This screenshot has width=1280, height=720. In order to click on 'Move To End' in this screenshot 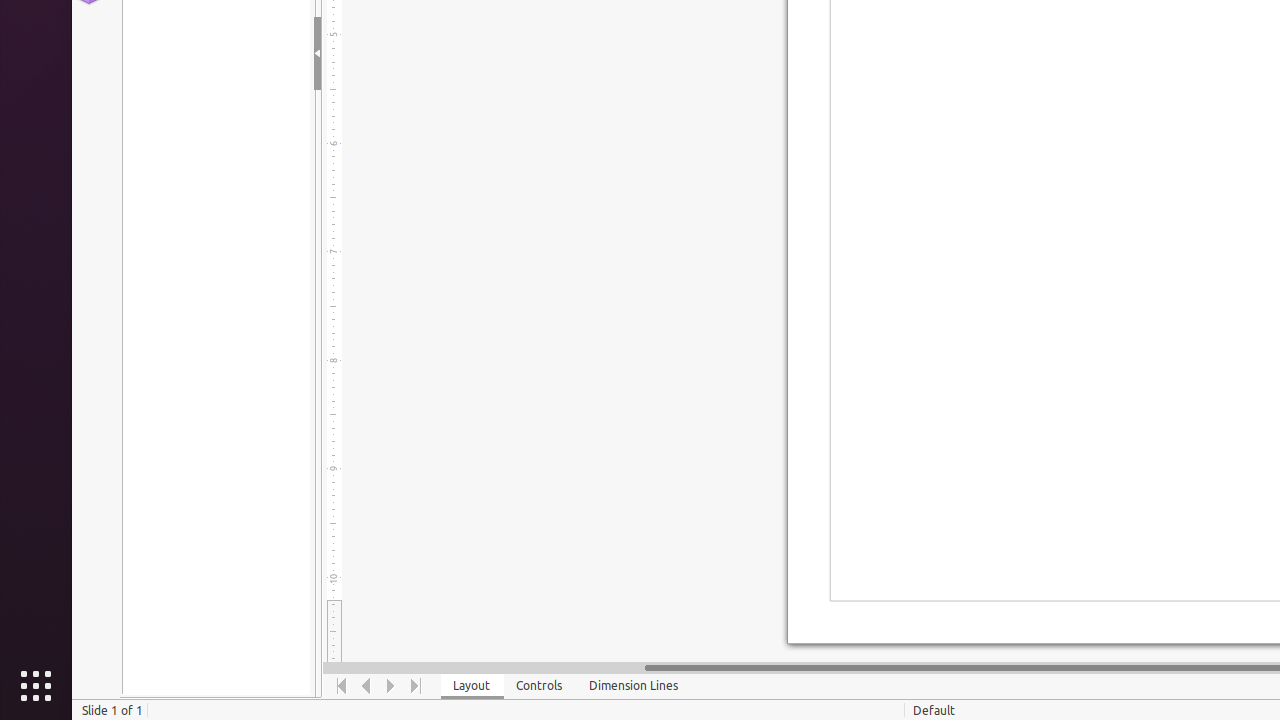, I will do `click(415, 685)`.